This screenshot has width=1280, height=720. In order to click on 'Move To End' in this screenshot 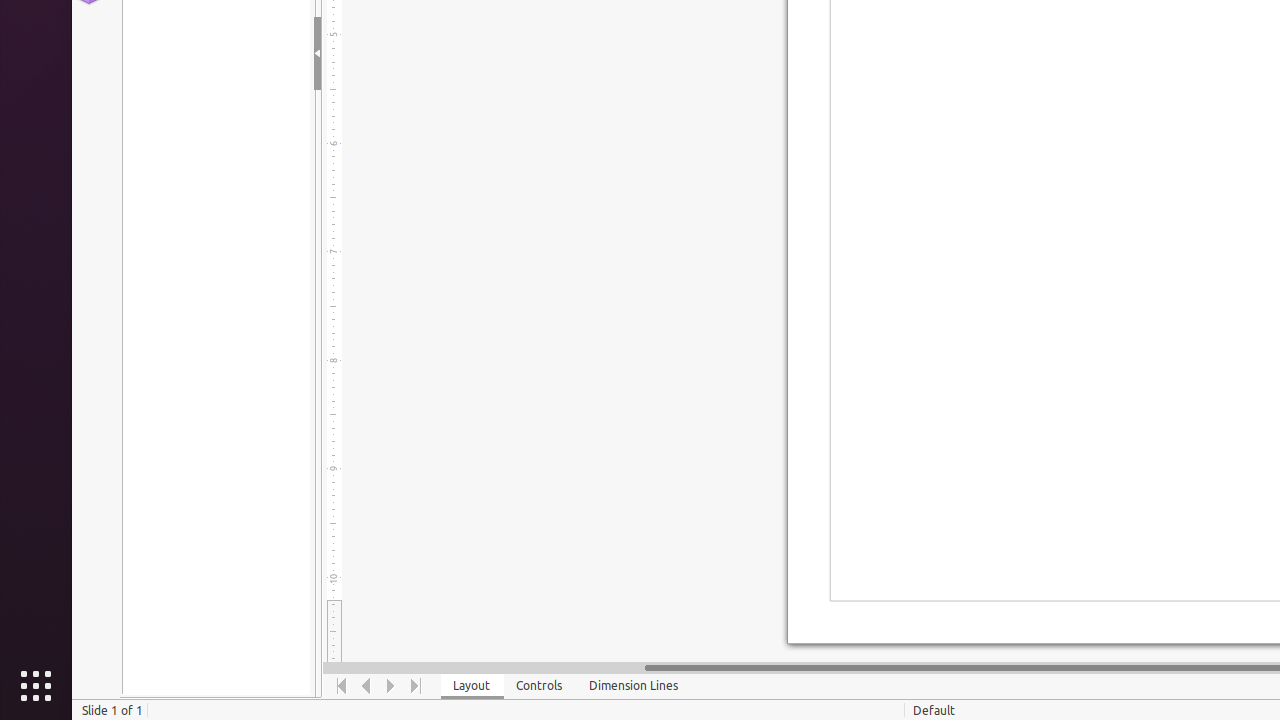, I will do `click(415, 685)`.